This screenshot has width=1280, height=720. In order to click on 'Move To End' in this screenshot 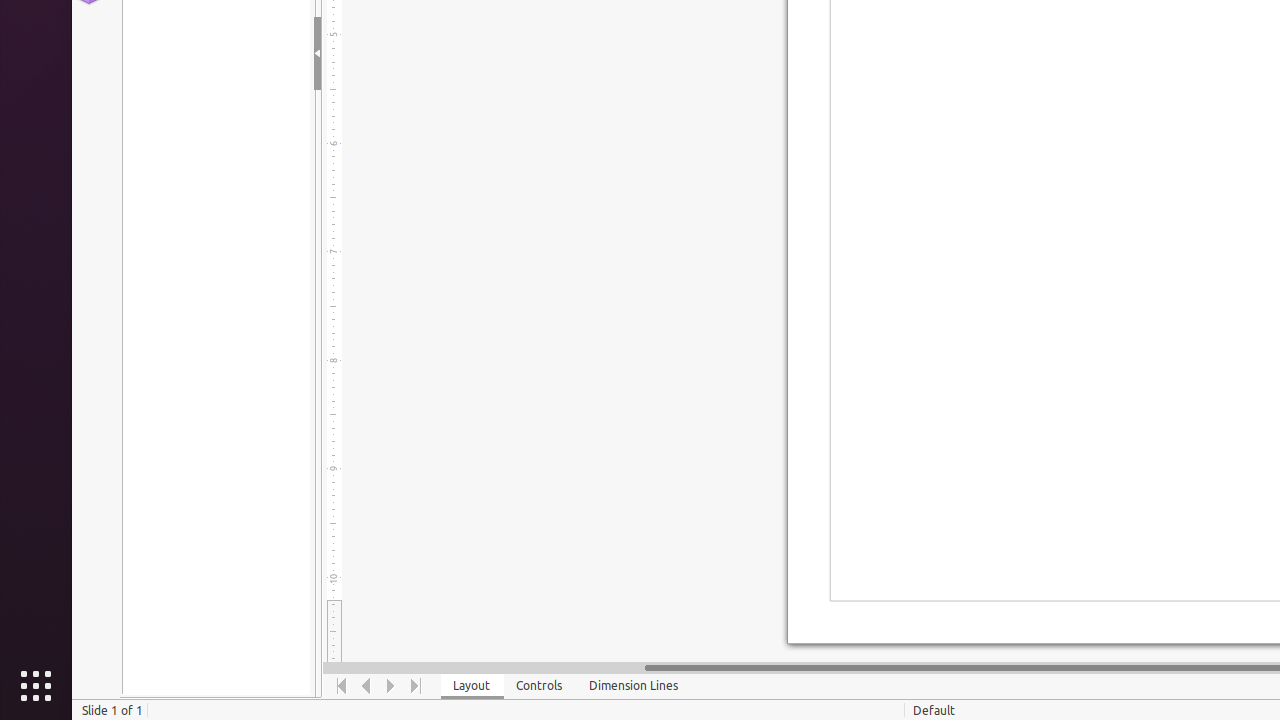, I will do `click(415, 685)`.